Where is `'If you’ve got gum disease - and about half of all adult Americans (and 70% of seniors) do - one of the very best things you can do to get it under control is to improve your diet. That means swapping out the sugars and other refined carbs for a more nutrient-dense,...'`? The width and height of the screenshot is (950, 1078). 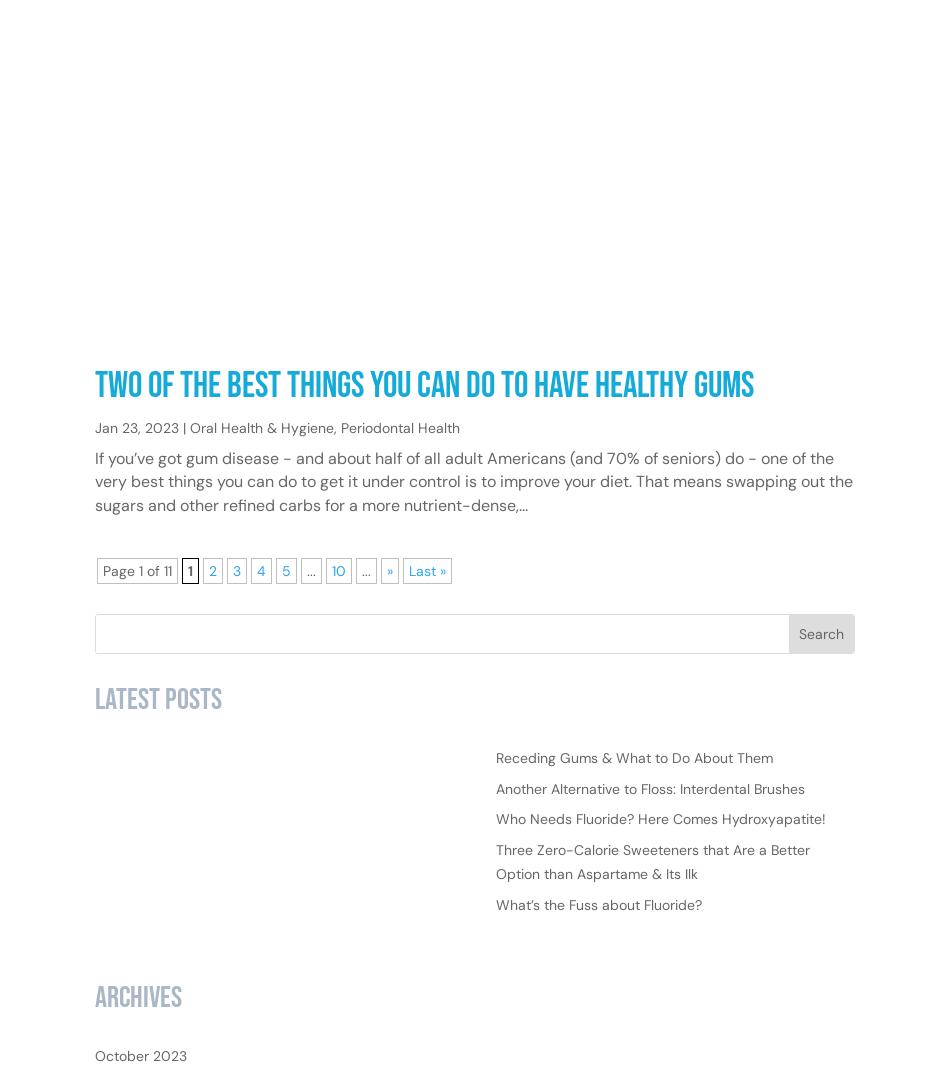
'If you’ve got gum disease - and about half of all adult Americans (and 70% of seniors) do - one of the very best things you can do to get it under control is to improve your diet. That means swapping out the sugars and other refined carbs for a more nutrient-dense,...' is located at coordinates (472, 544).